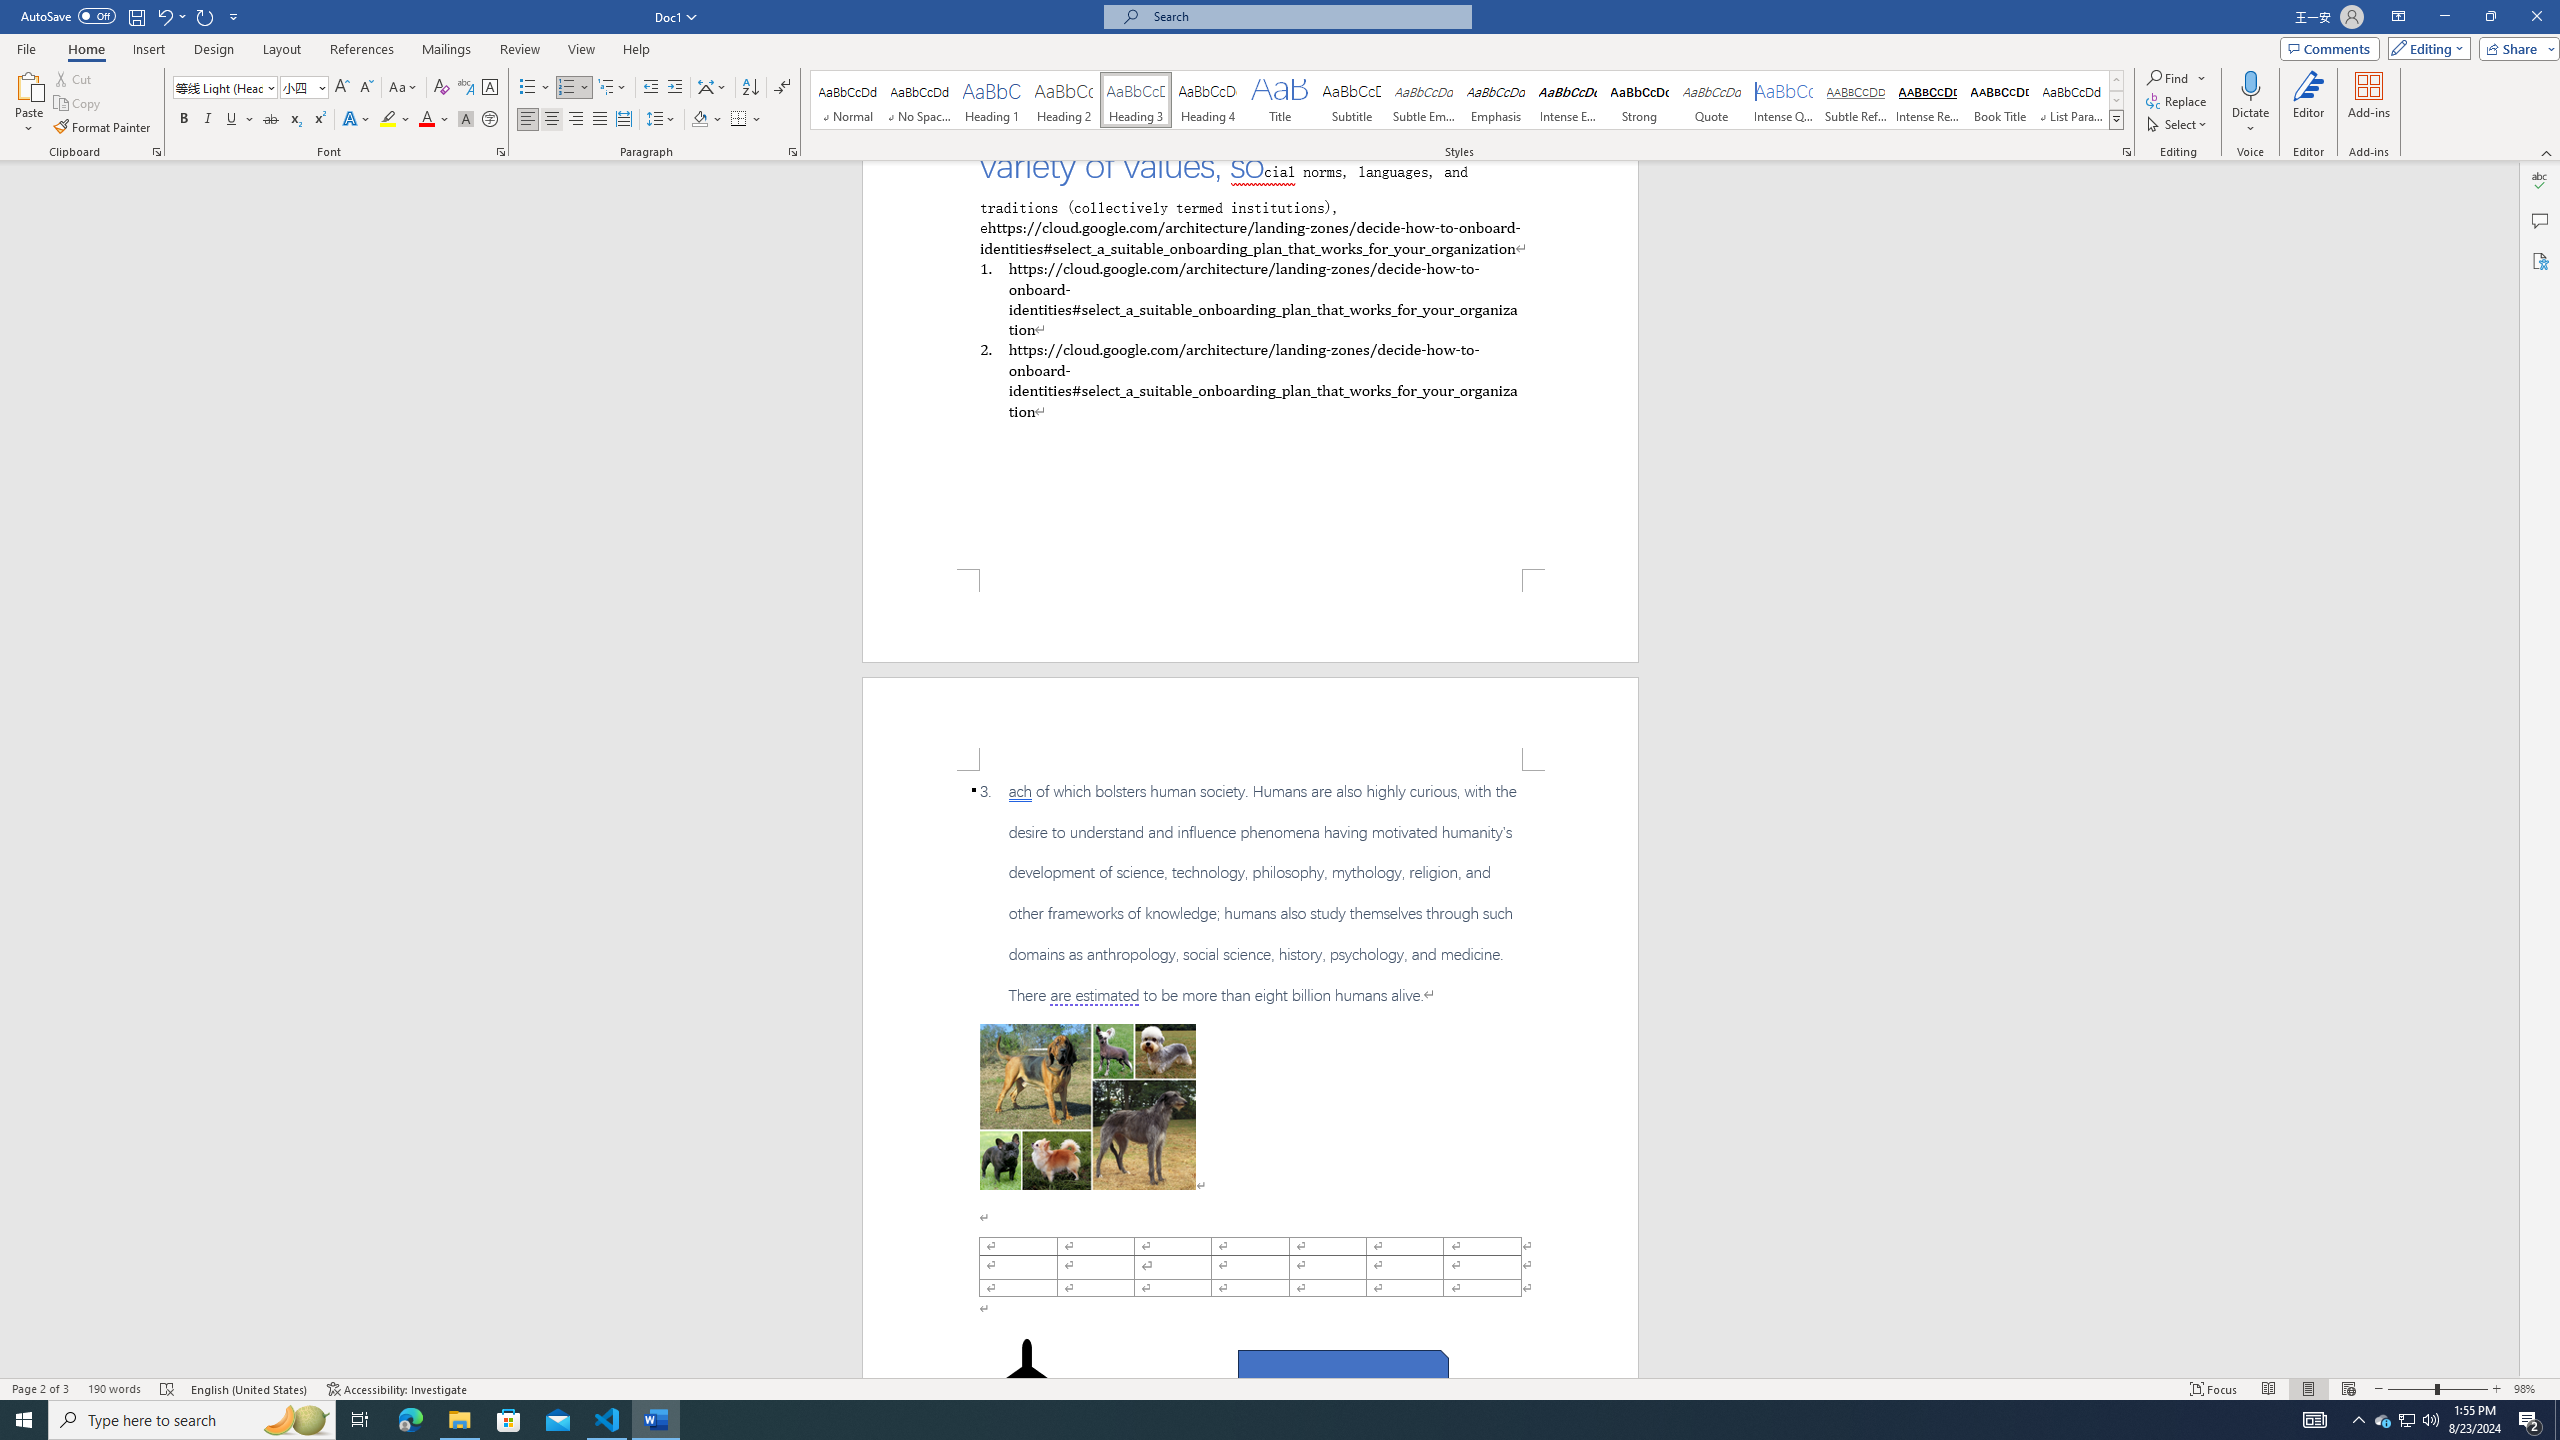 This screenshot has height=1440, width=2560. What do you see at coordinates (1927, 99) in the screenshot?
I see `'Intense Reference'` at bounding box center [1927, 99].